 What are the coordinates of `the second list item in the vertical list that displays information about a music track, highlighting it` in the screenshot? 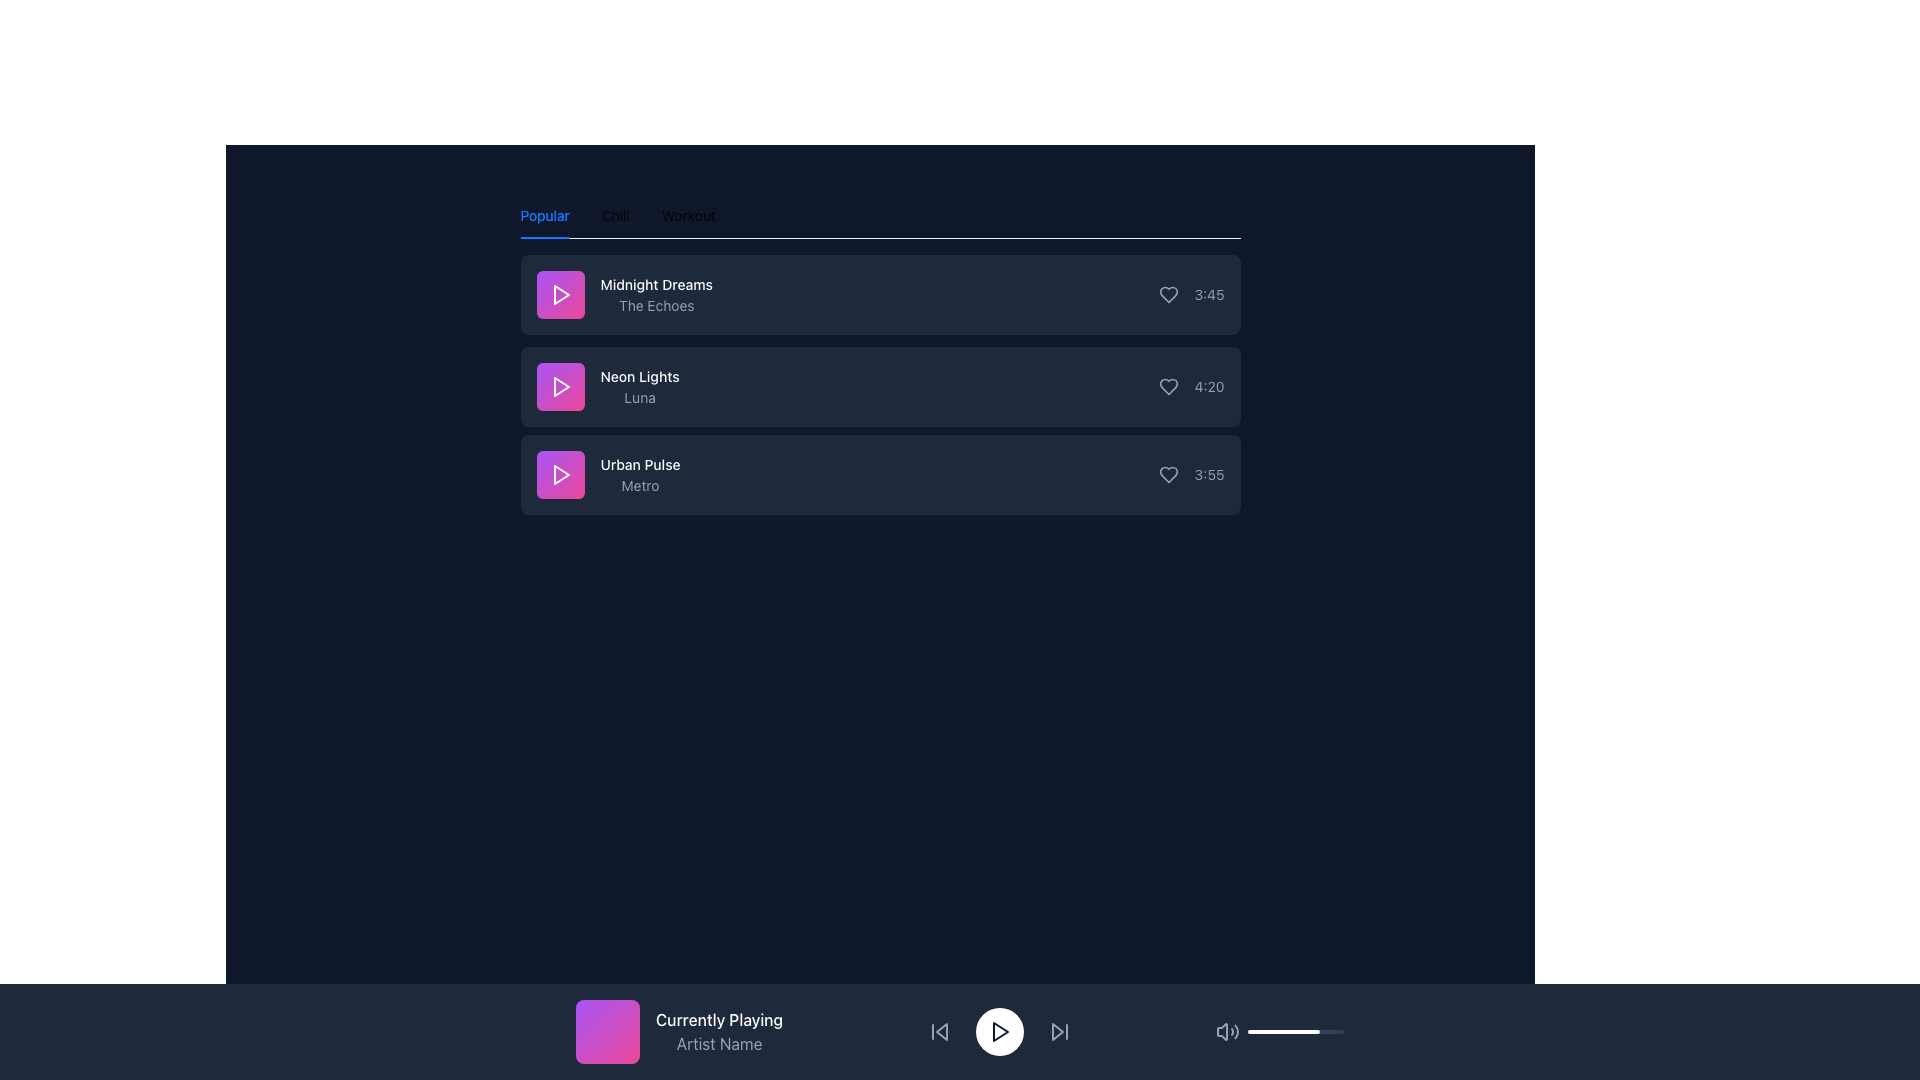 It's located at (607, 386).